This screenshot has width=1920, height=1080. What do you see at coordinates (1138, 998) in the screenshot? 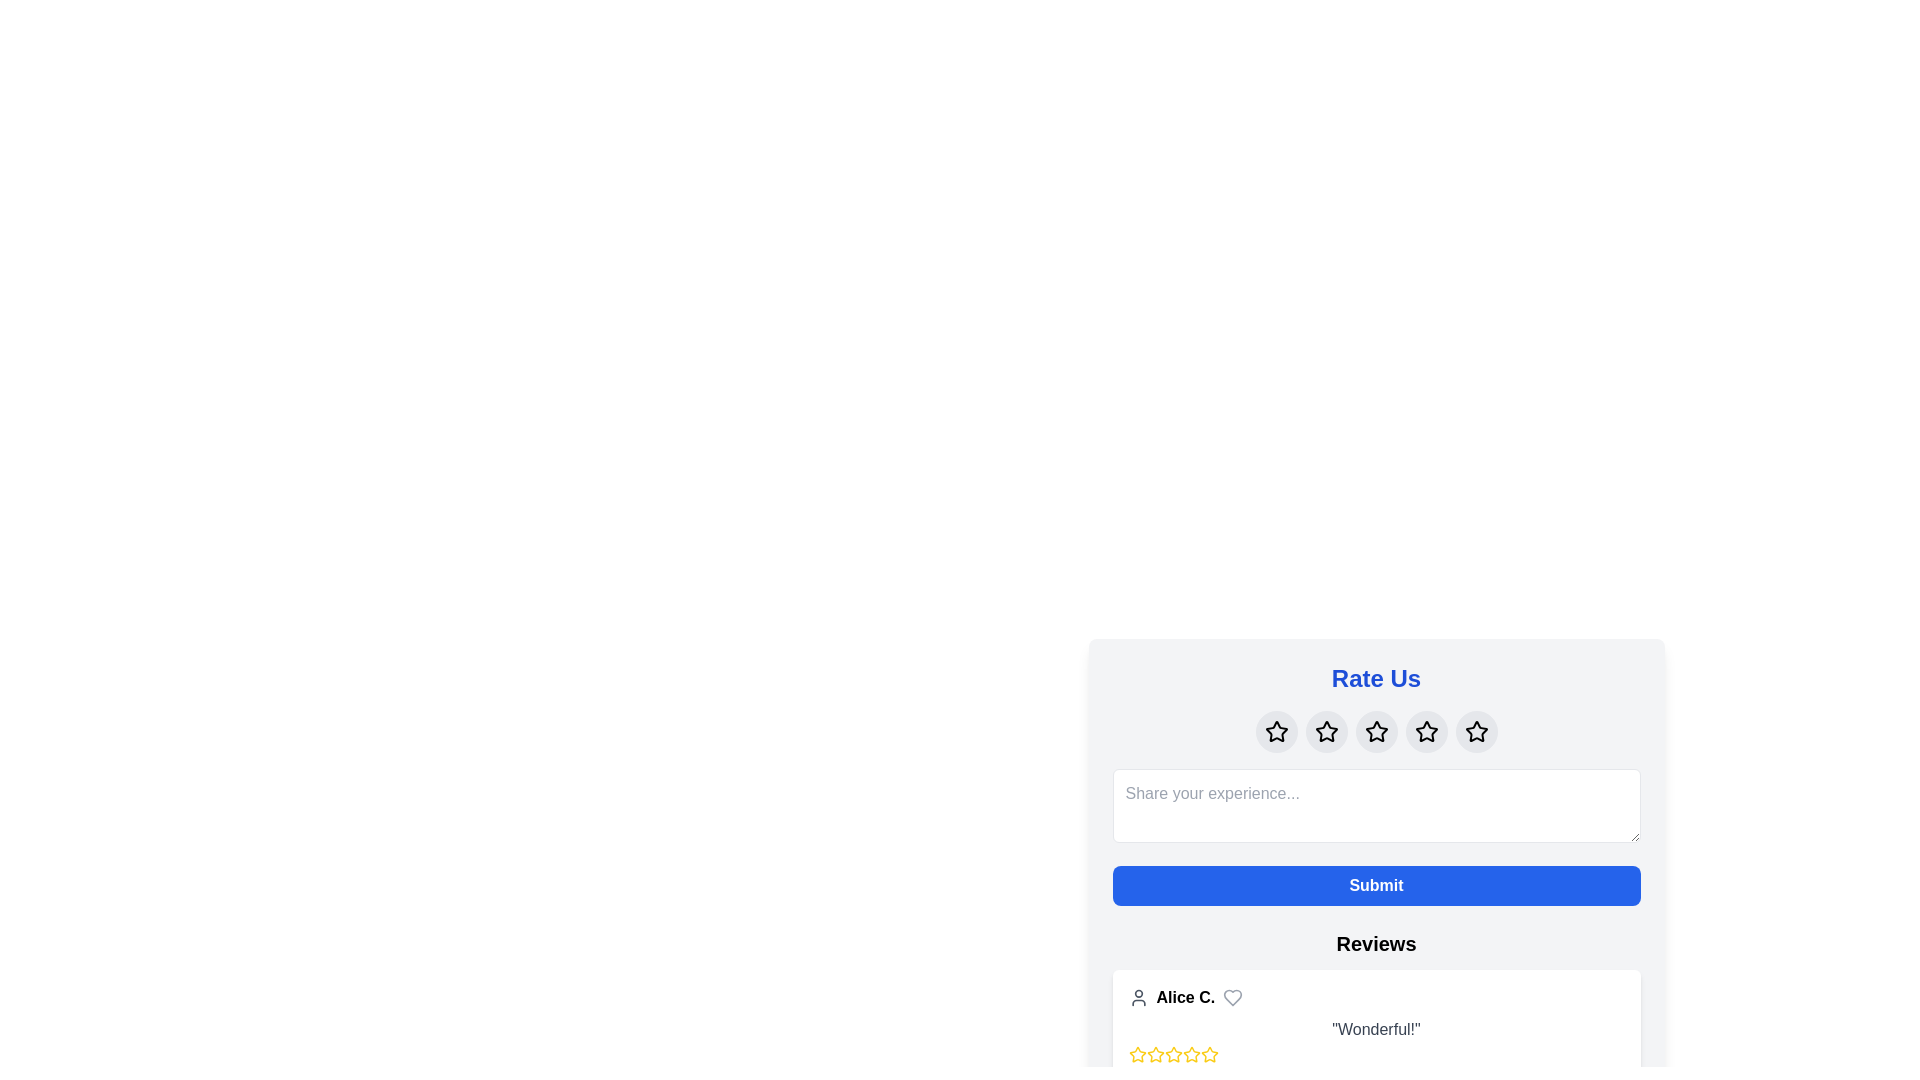
I see `the SVG icon representing the user associated with the review, located to the left of the title 'Alice C.'` at bounding box center [1138, 998].